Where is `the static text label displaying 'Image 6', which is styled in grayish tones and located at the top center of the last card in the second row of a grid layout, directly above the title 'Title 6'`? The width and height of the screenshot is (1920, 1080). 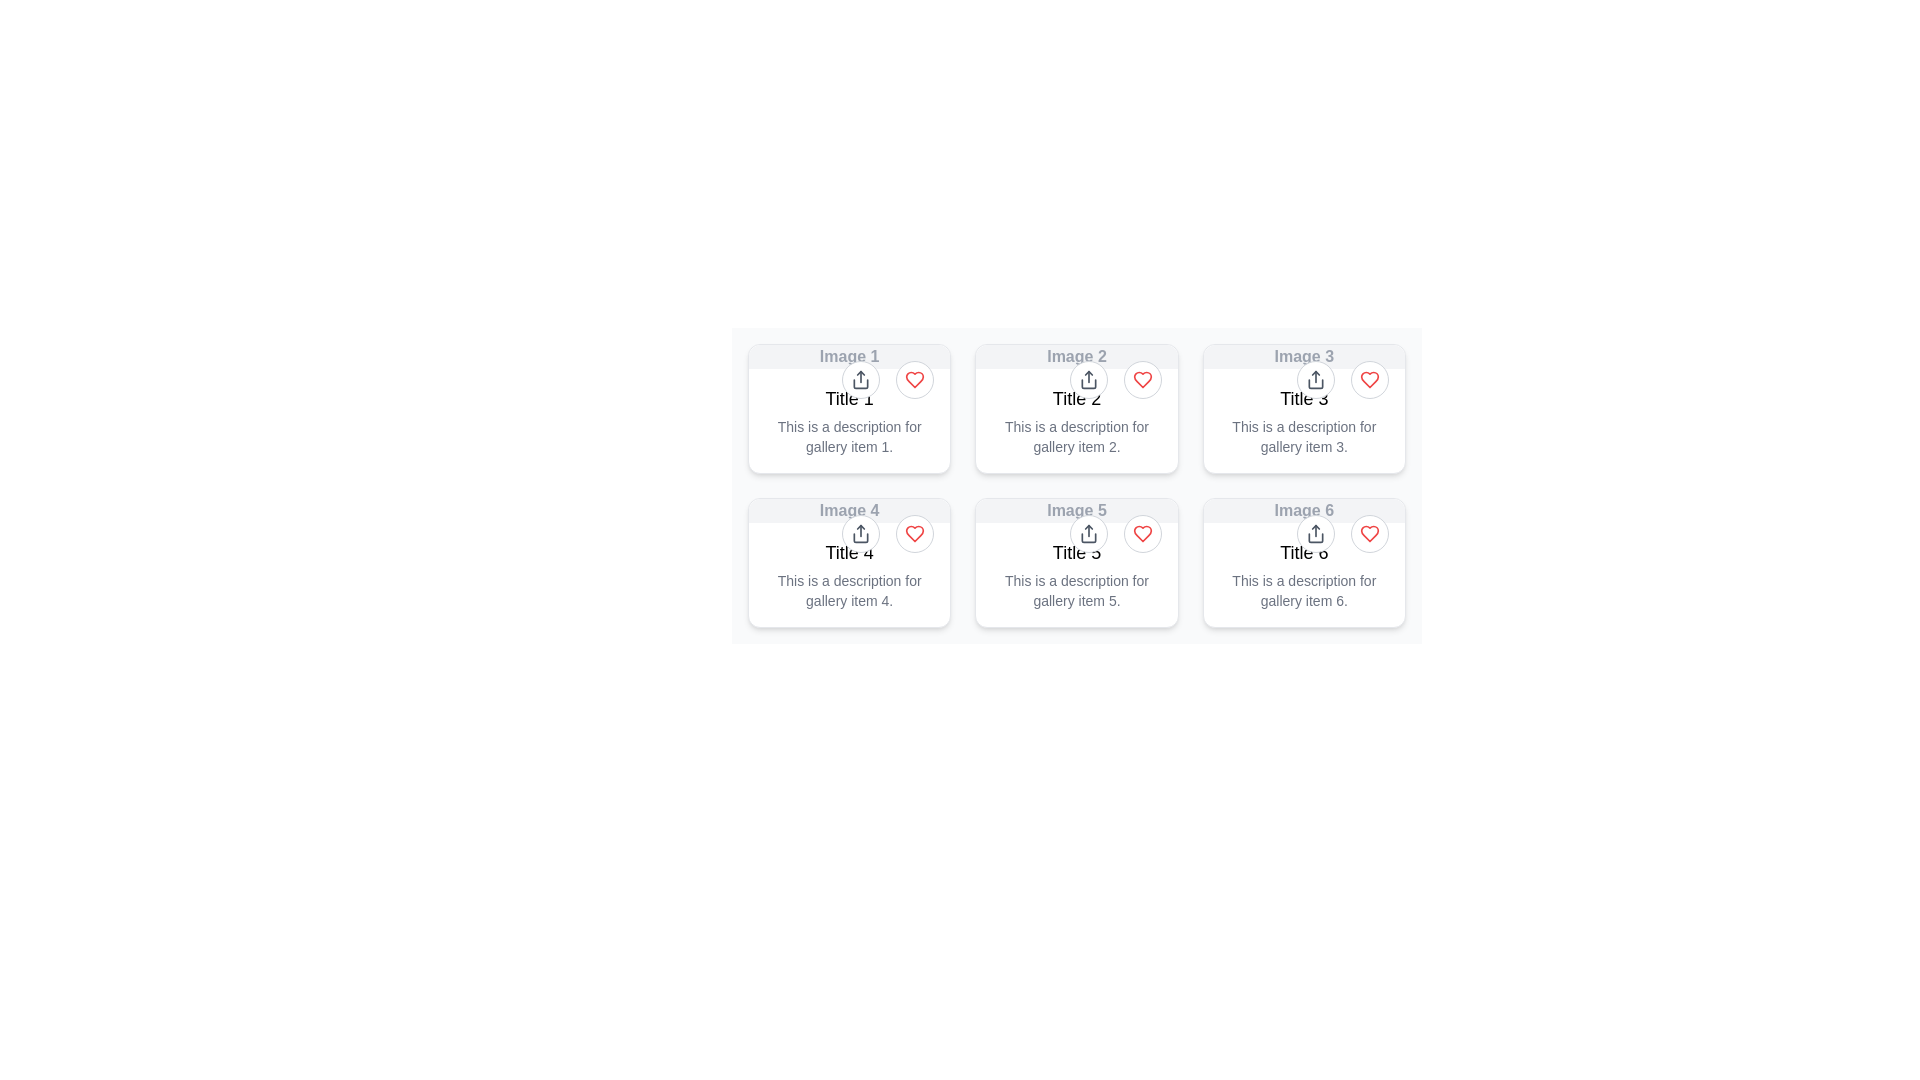
the static text label displaying 'Image 6', which is styled in grayish tones and located at the top center of the last card in the second row of a grid layout, directly above the title 'Title 6' is located at coordinates (1304, 509).